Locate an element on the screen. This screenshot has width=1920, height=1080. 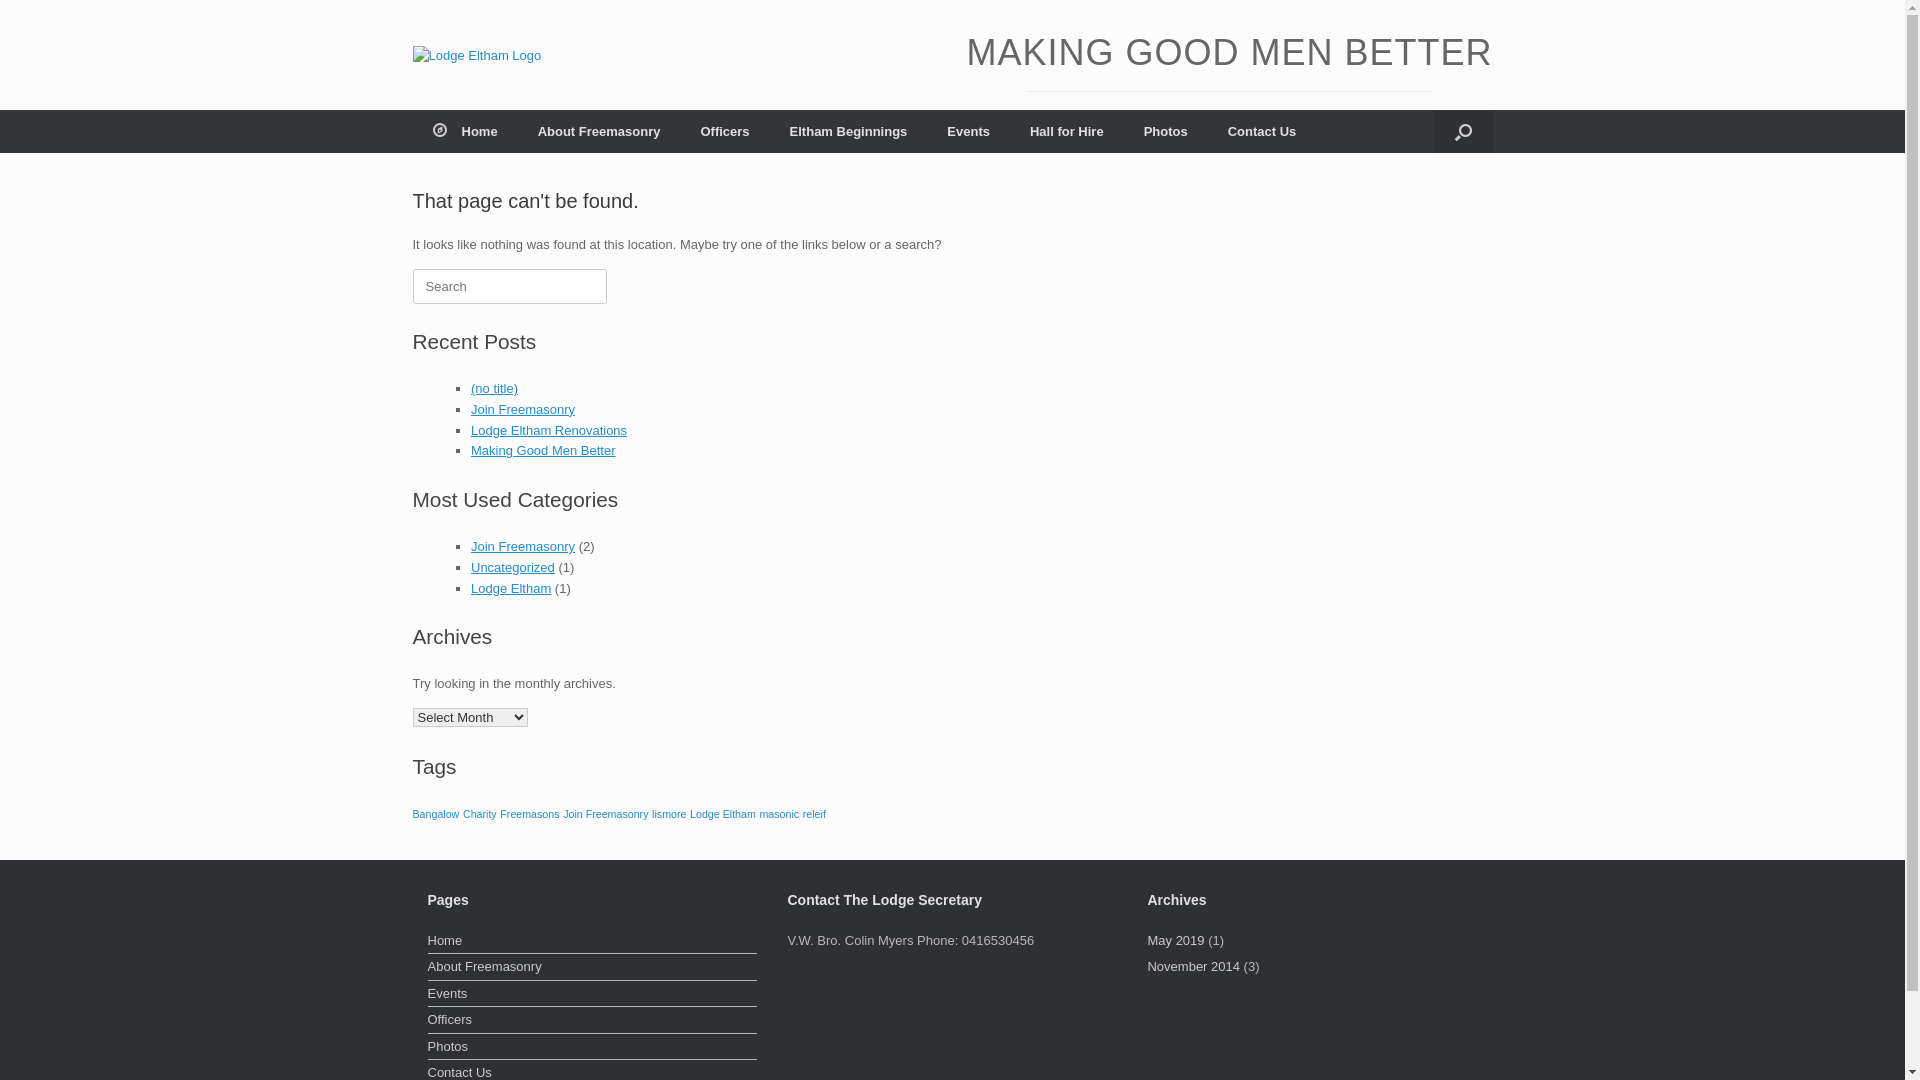
'Skip to content' is located at coordinates (0, 0).